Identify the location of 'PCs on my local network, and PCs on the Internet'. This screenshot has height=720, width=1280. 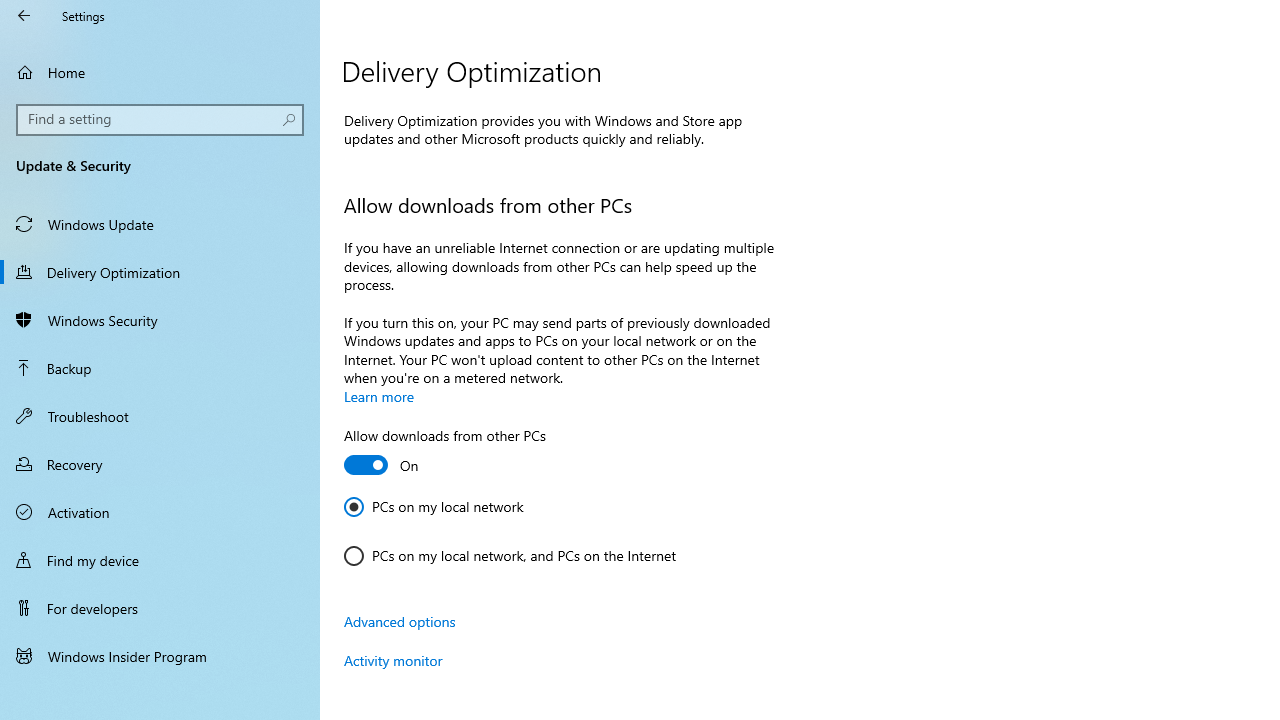
(510, 555).